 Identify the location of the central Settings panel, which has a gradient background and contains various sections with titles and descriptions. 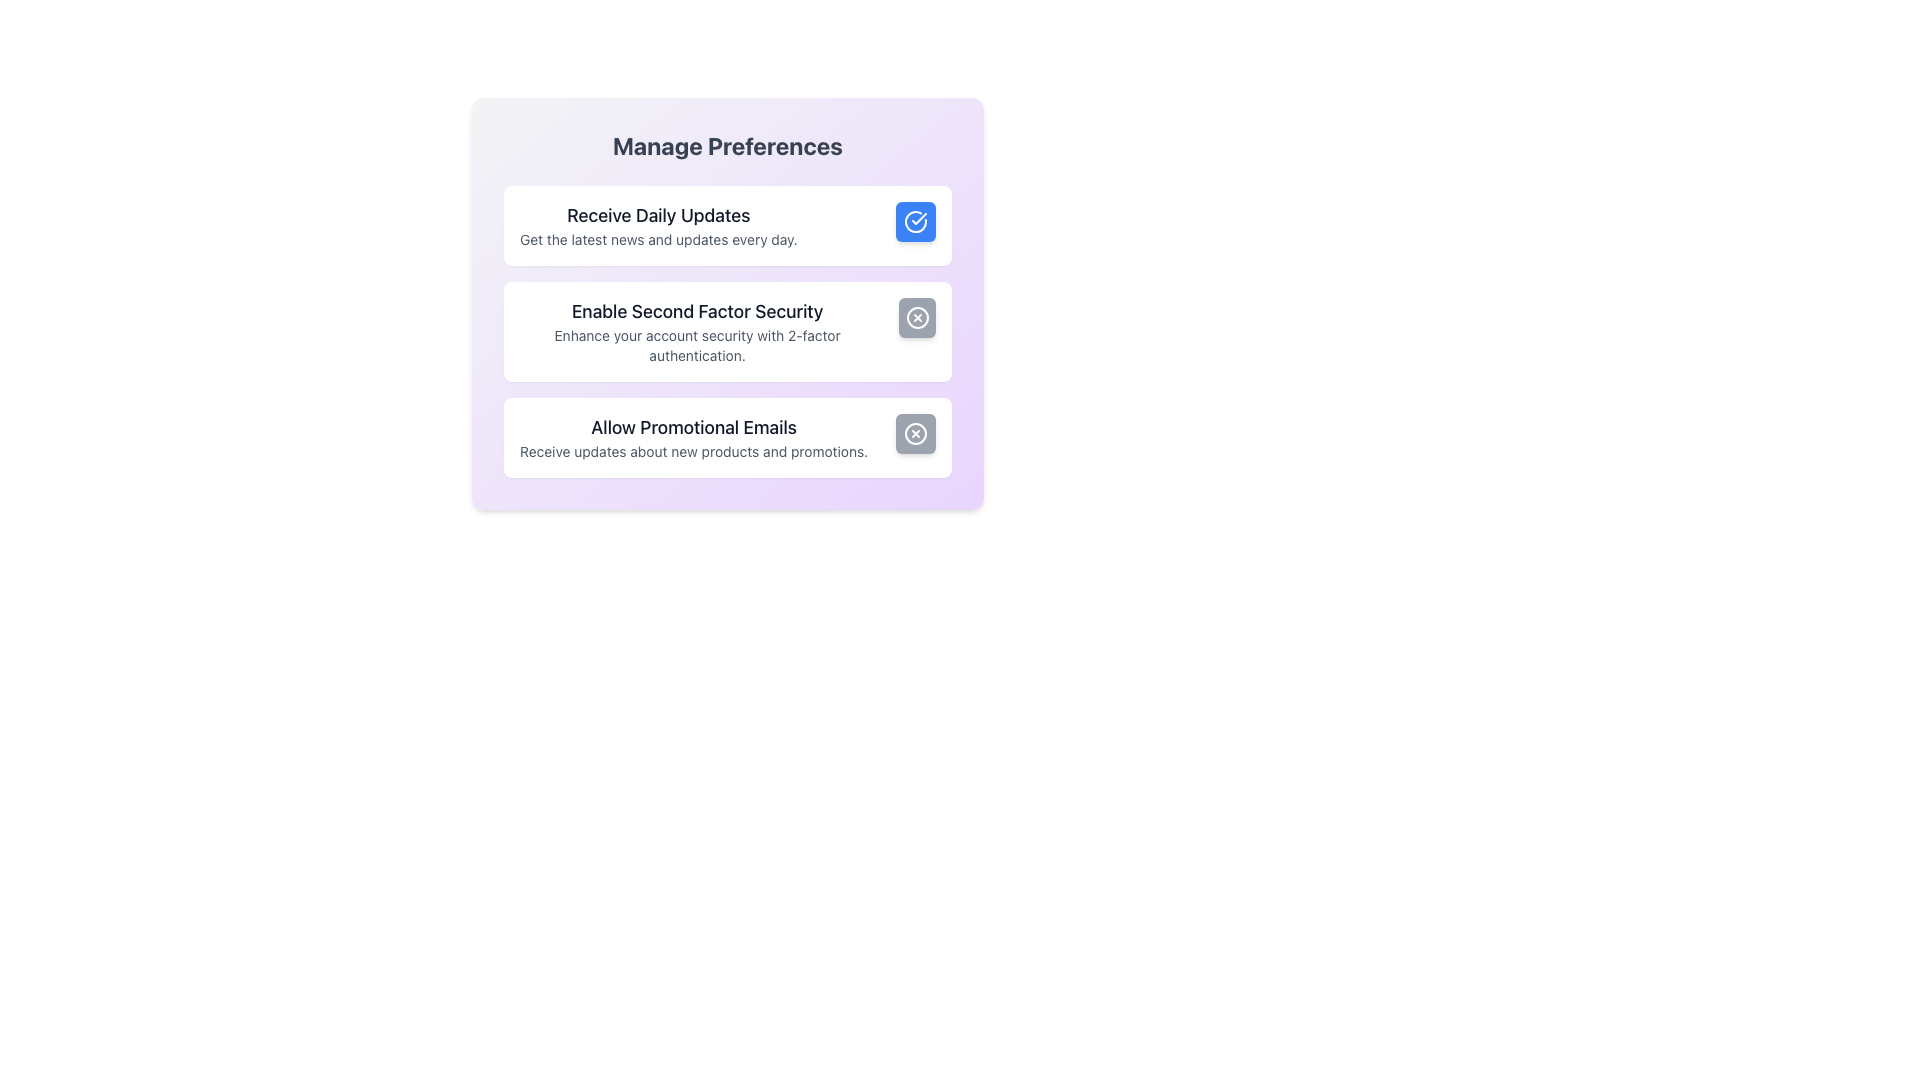
(727, 304).